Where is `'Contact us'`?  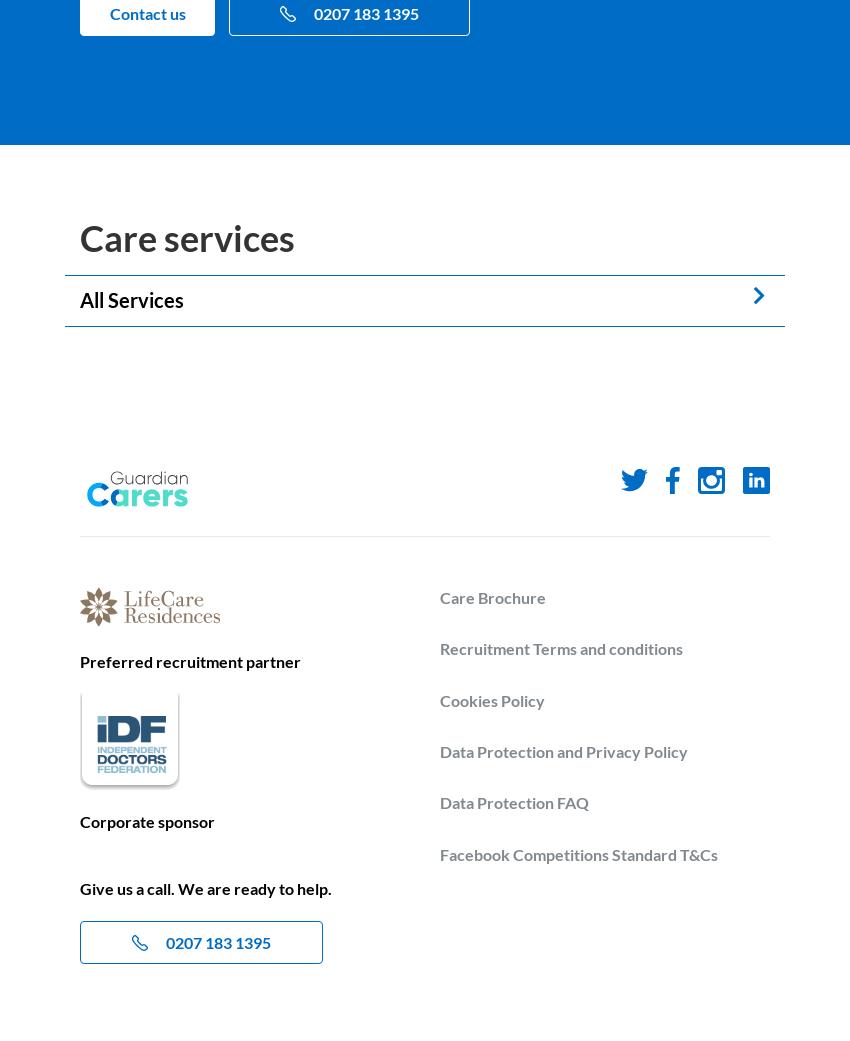 'Contact us' is located at coordinates (146, 12).